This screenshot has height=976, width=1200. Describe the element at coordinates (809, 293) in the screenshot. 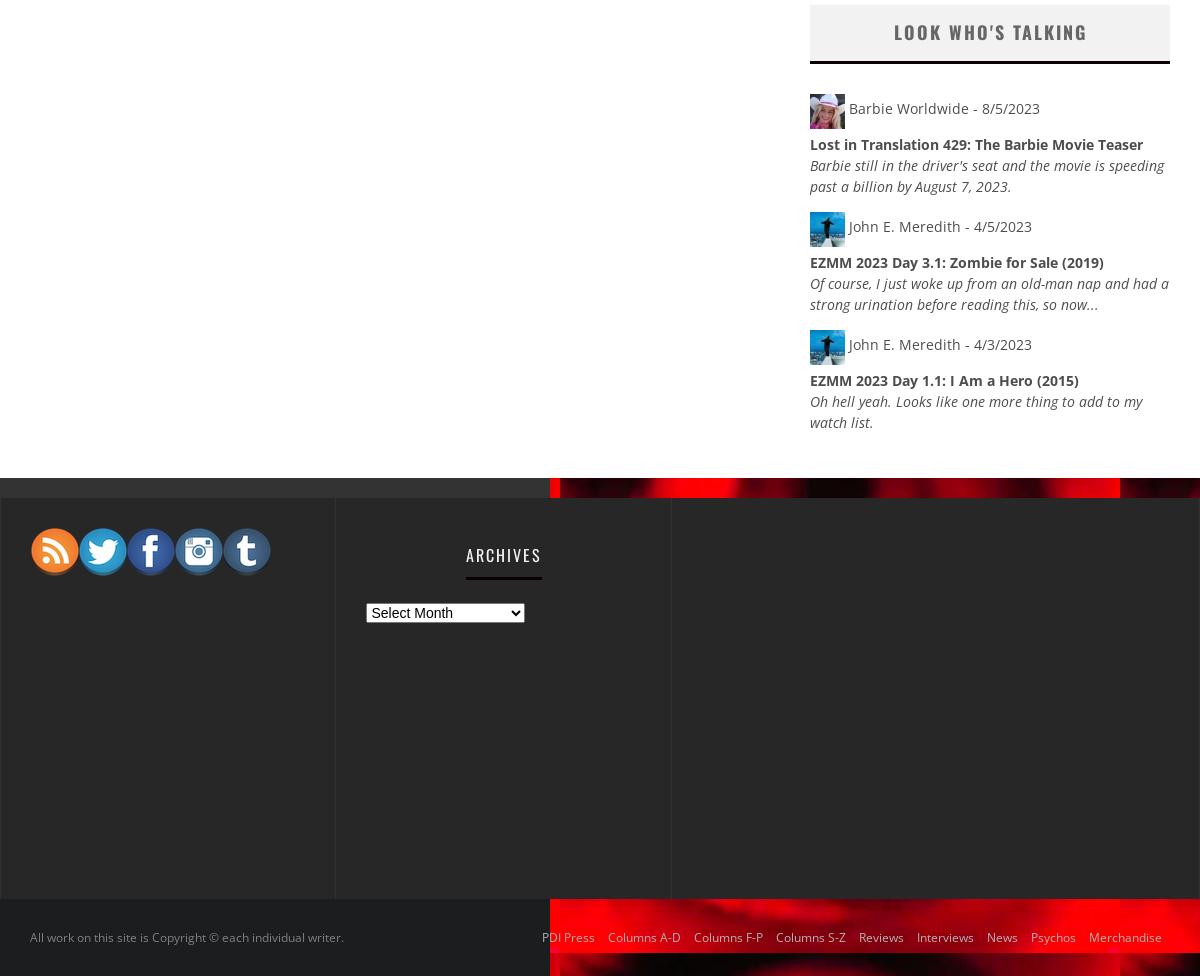

I see `'Of course, I just woke up from an old-man nap and had a strong urination before reading this, so now...'` at that location.